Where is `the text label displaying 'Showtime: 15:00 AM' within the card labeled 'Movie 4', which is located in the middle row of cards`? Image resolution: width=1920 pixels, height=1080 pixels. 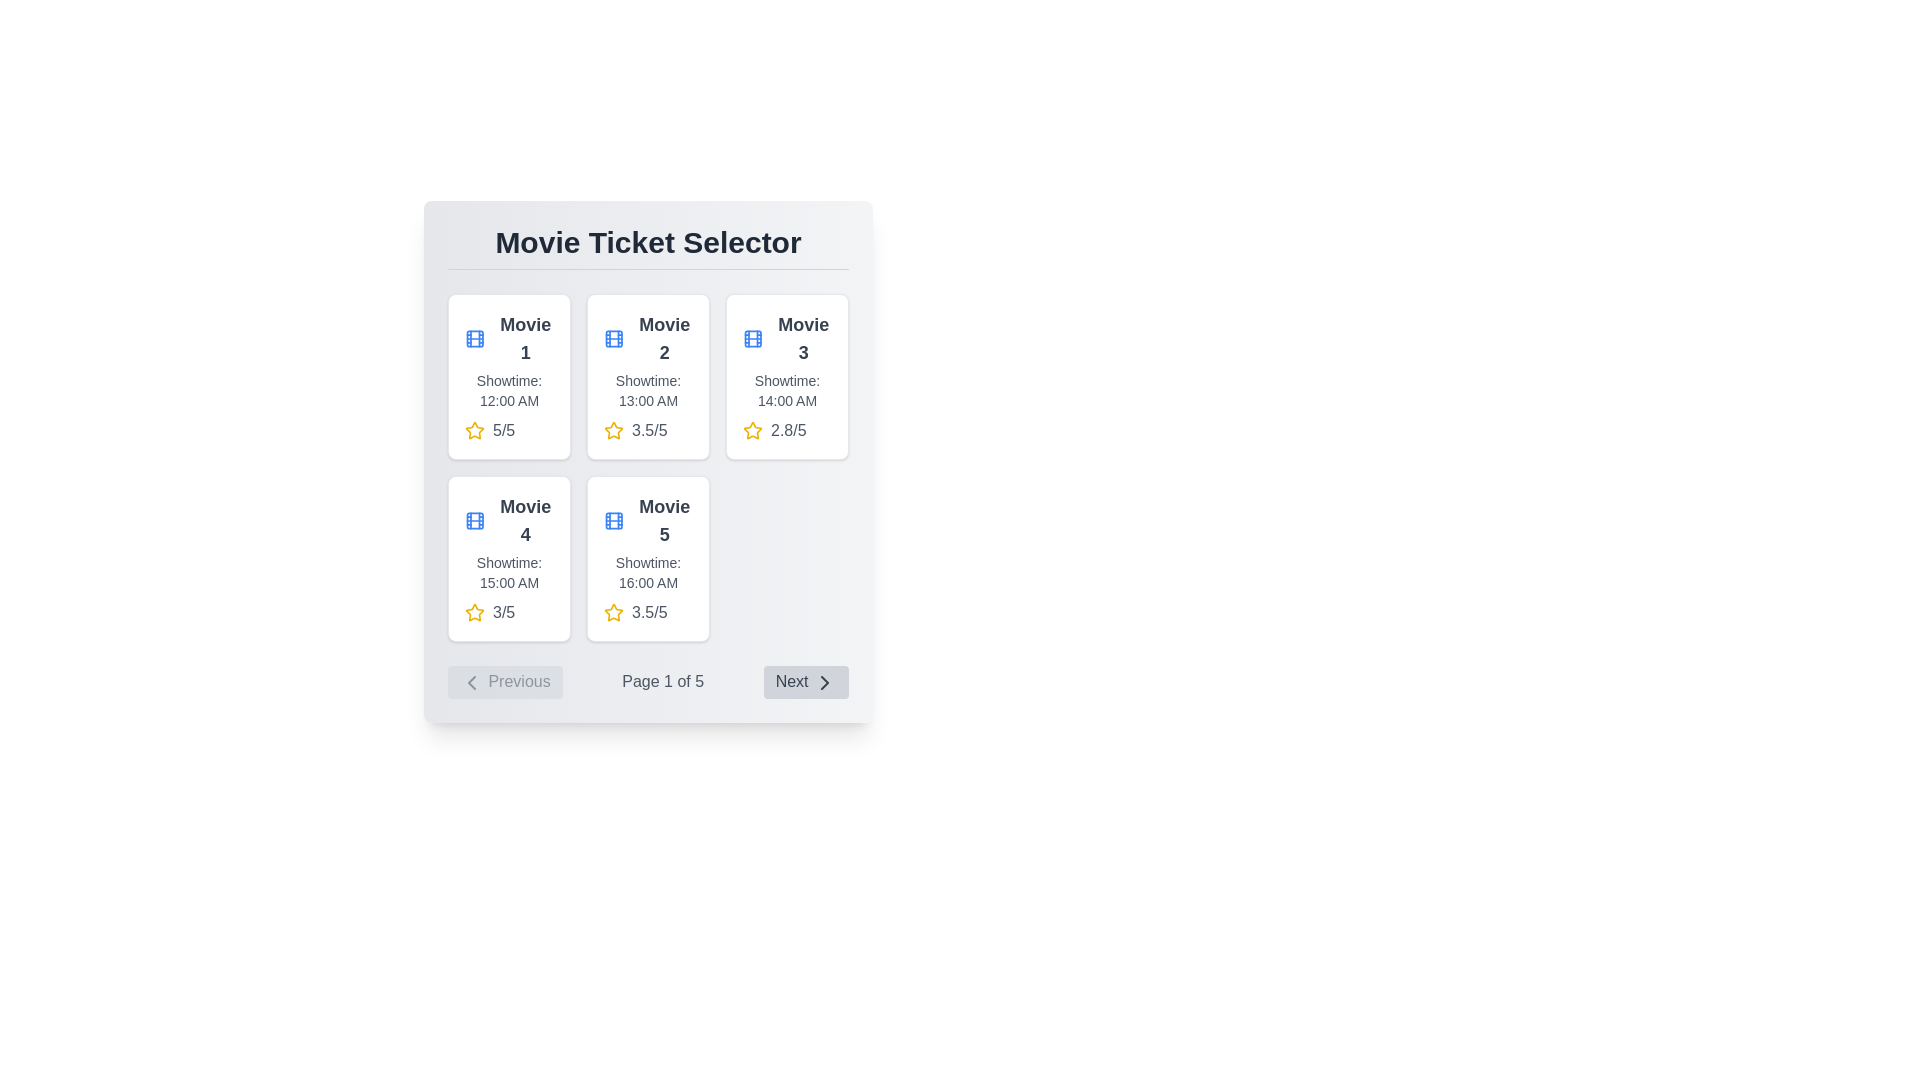 the text label displaying 'Showtime: 15:00 AM' within the card labeled 'Movie 4', which is located in the middle row of cards is located at coordinates (509, 573).